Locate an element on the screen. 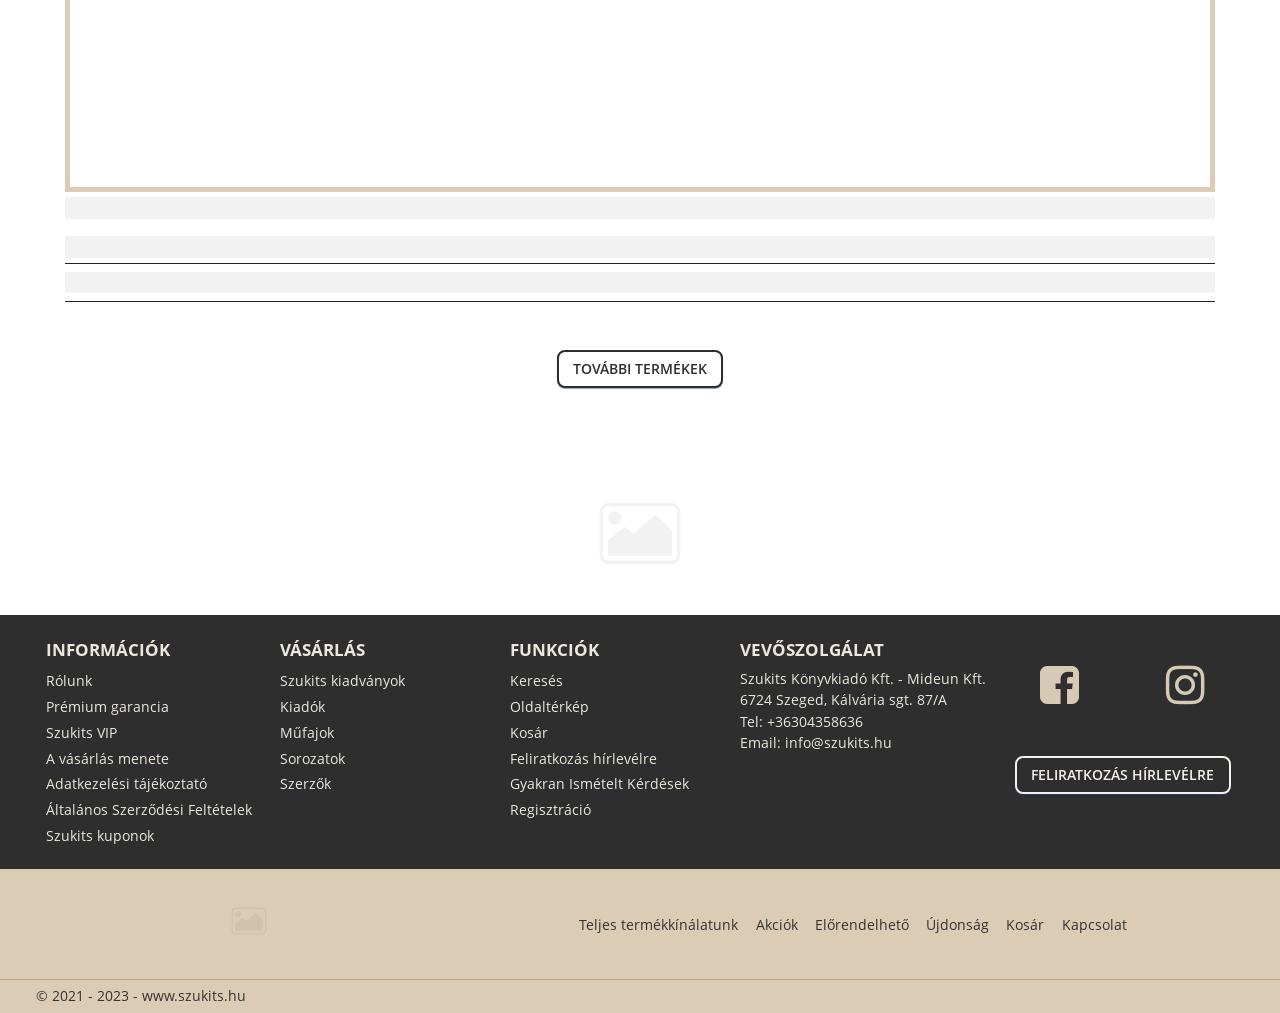 The width and height of the screenshot is (1280, 1013). '+36304358636' is located at coordinates (813, 720).